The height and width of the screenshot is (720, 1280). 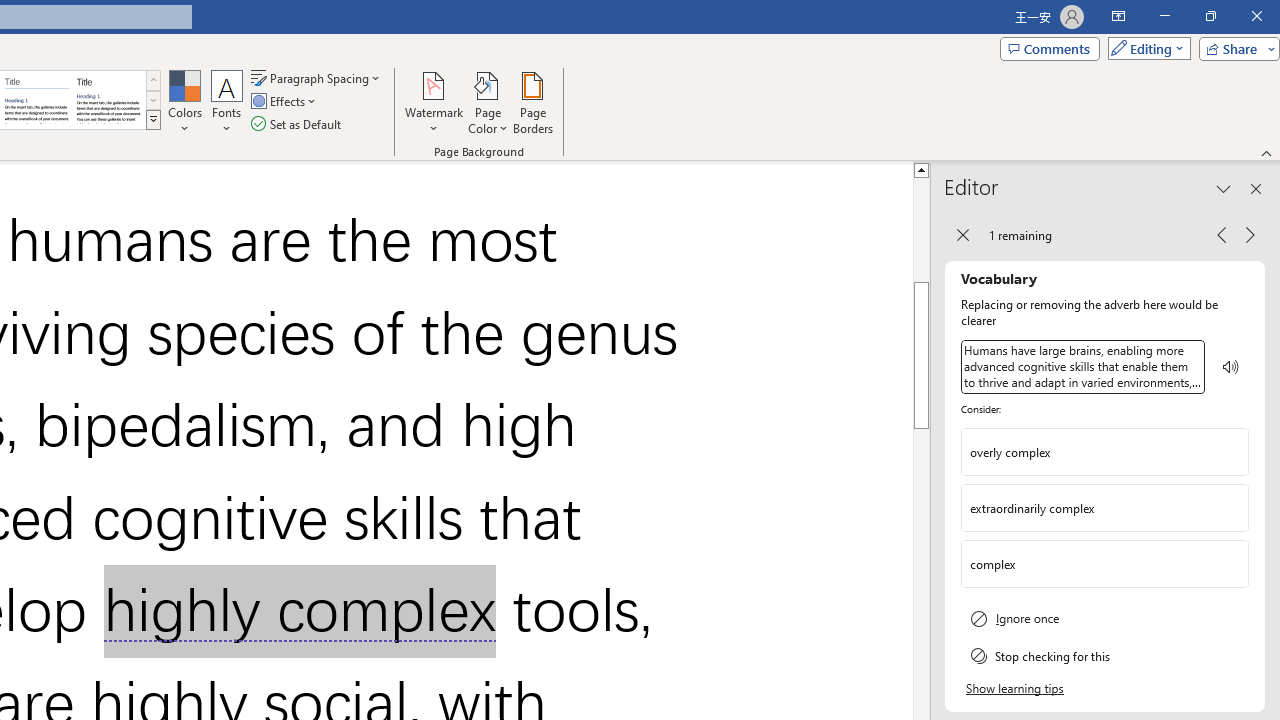 What do you see at coordinates (1209, 16) in the screenshot?
I see `'Restore Down'` at bounding box center [1209, 16].